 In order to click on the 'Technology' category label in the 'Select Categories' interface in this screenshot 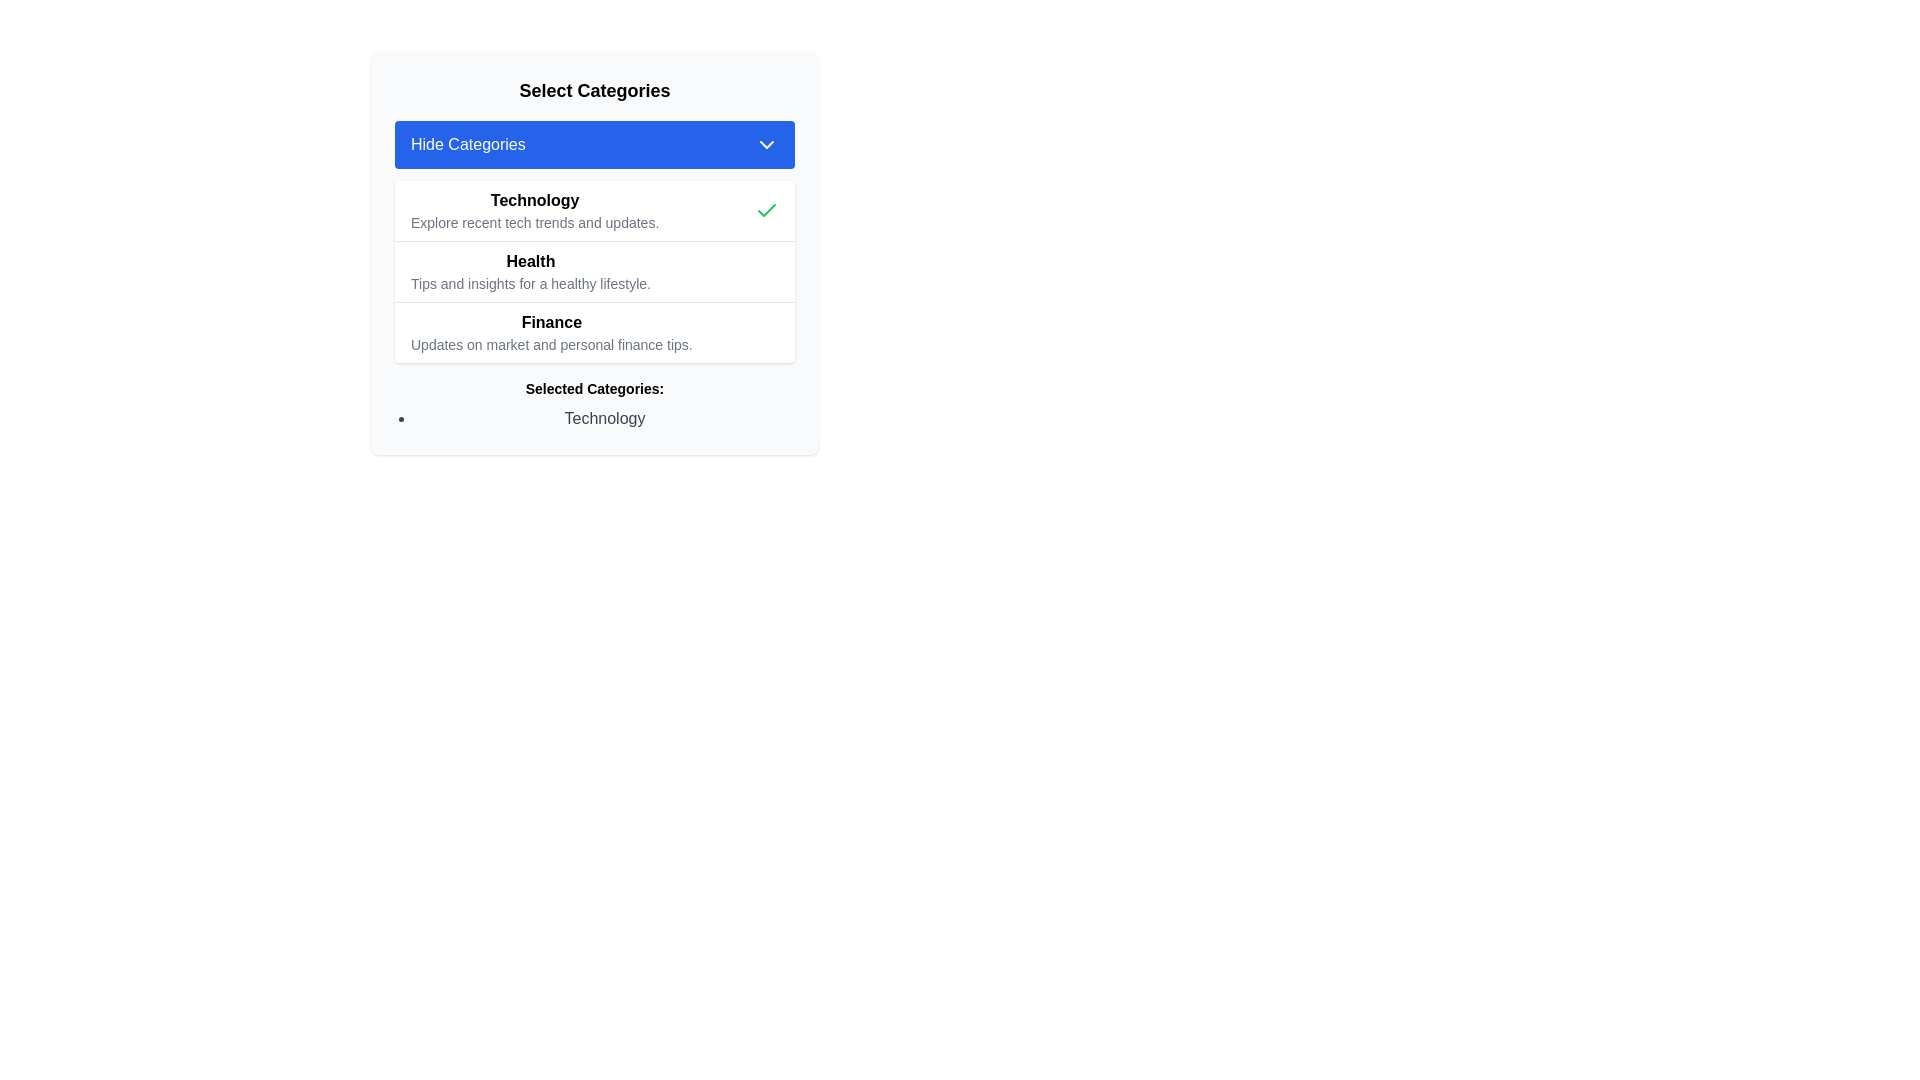, I will do `click(534, 200)`.